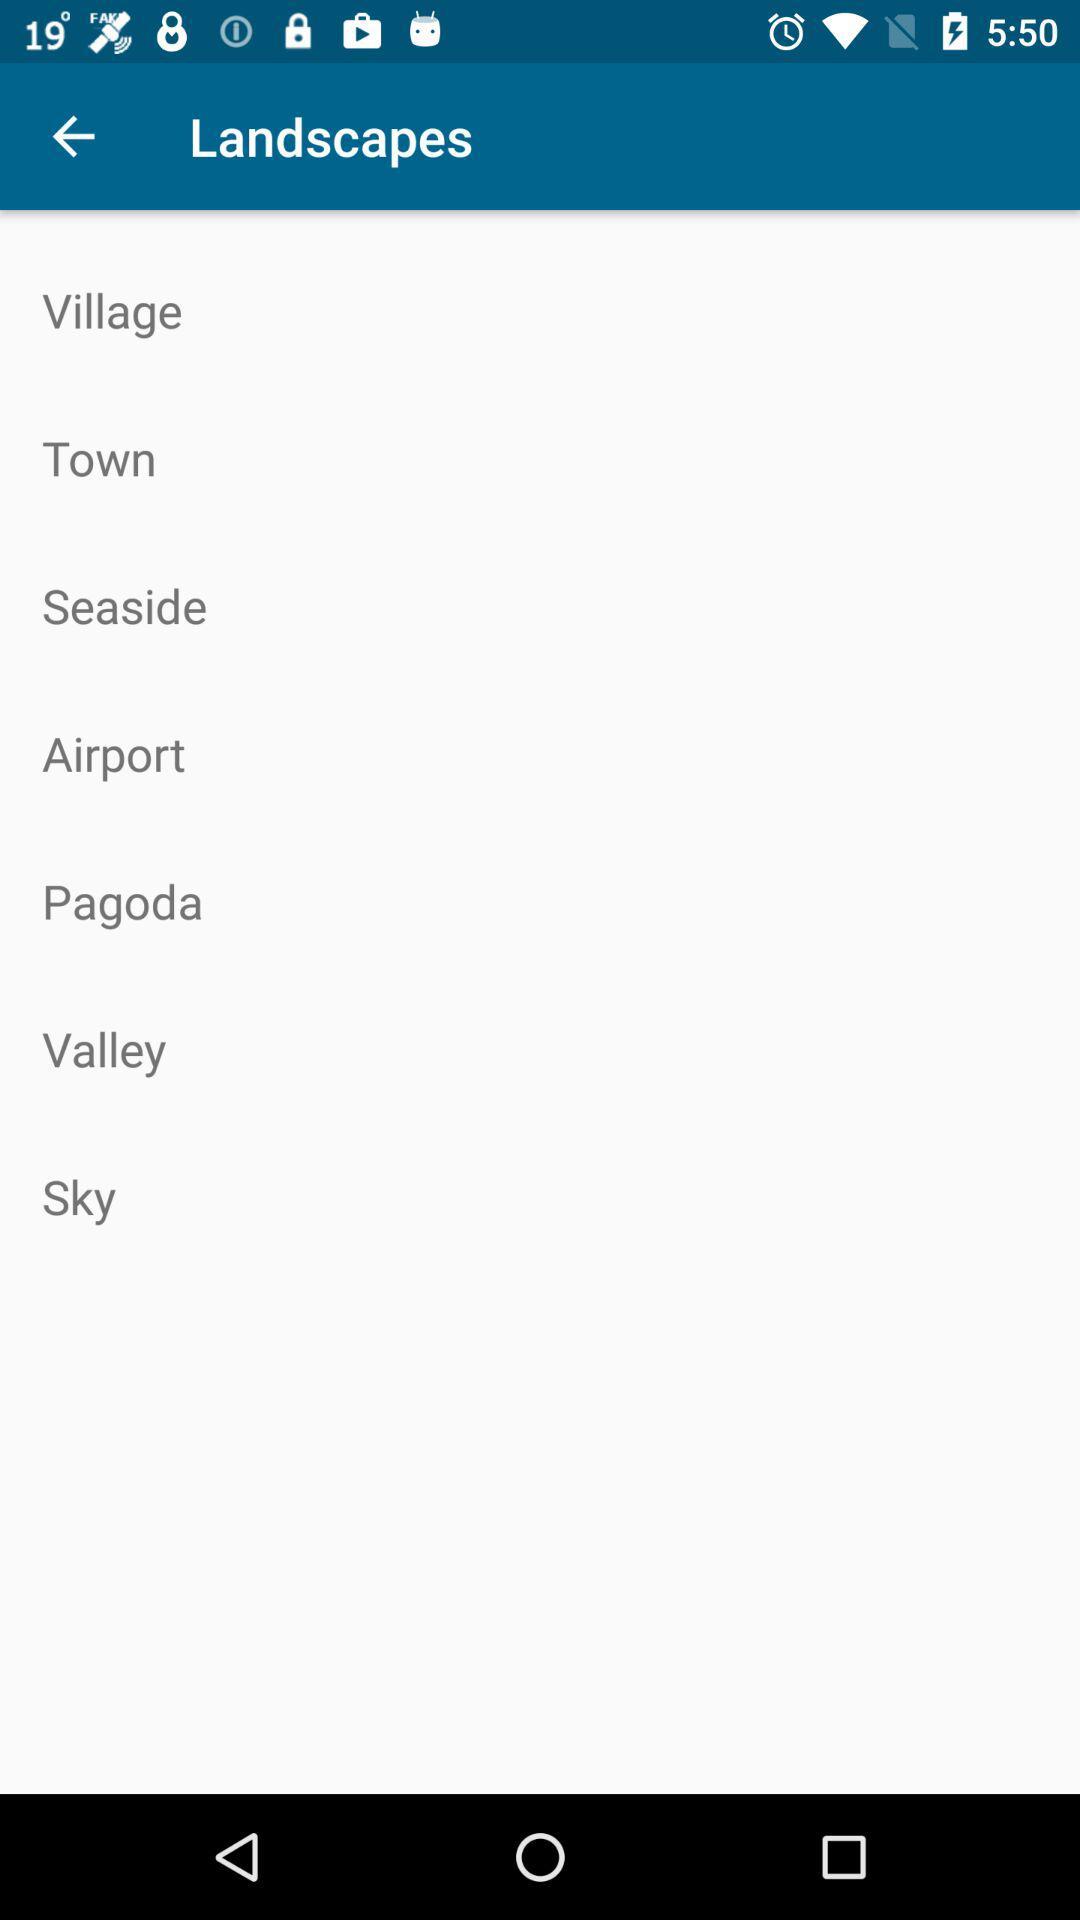 Image resolution: width=1080 pixels, height=1920 pixels. Describe the element at coordinates (540, 752) in the screenshot. I see `icon below seaside` at that location.